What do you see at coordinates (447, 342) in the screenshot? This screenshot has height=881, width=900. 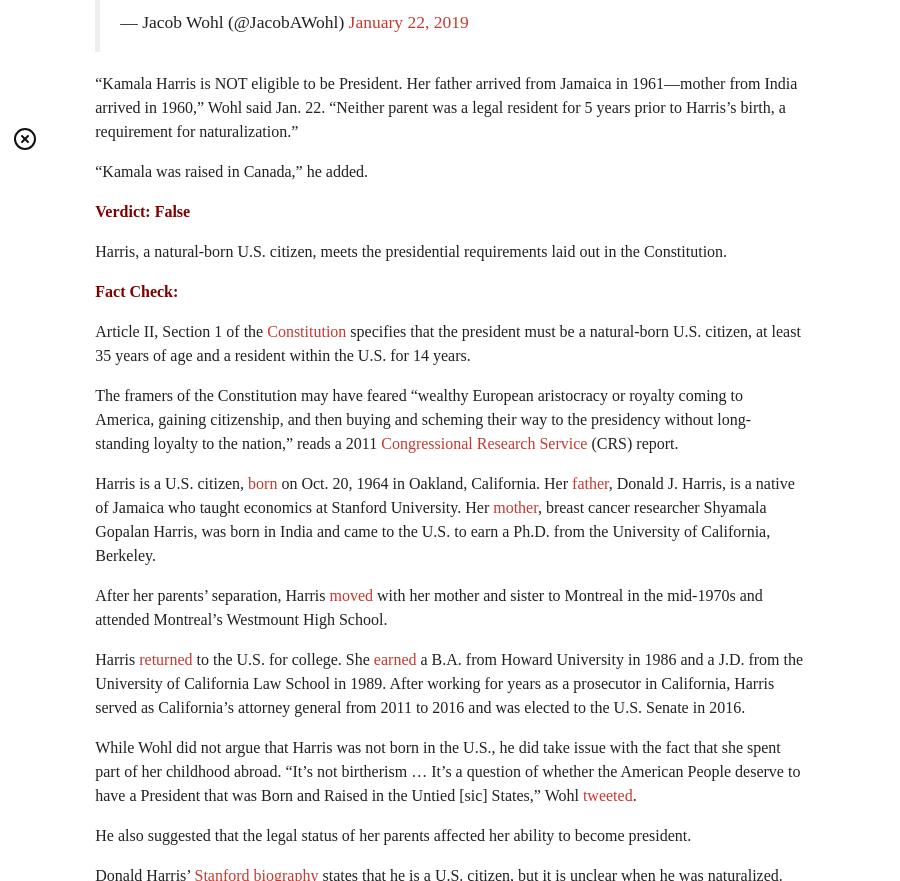 I see `'specifies that the president must be a natural-born U.S. citizen, at least 35 years of age and a resident within the U.S. for 14 years.'` at bounding box center [447, 342].